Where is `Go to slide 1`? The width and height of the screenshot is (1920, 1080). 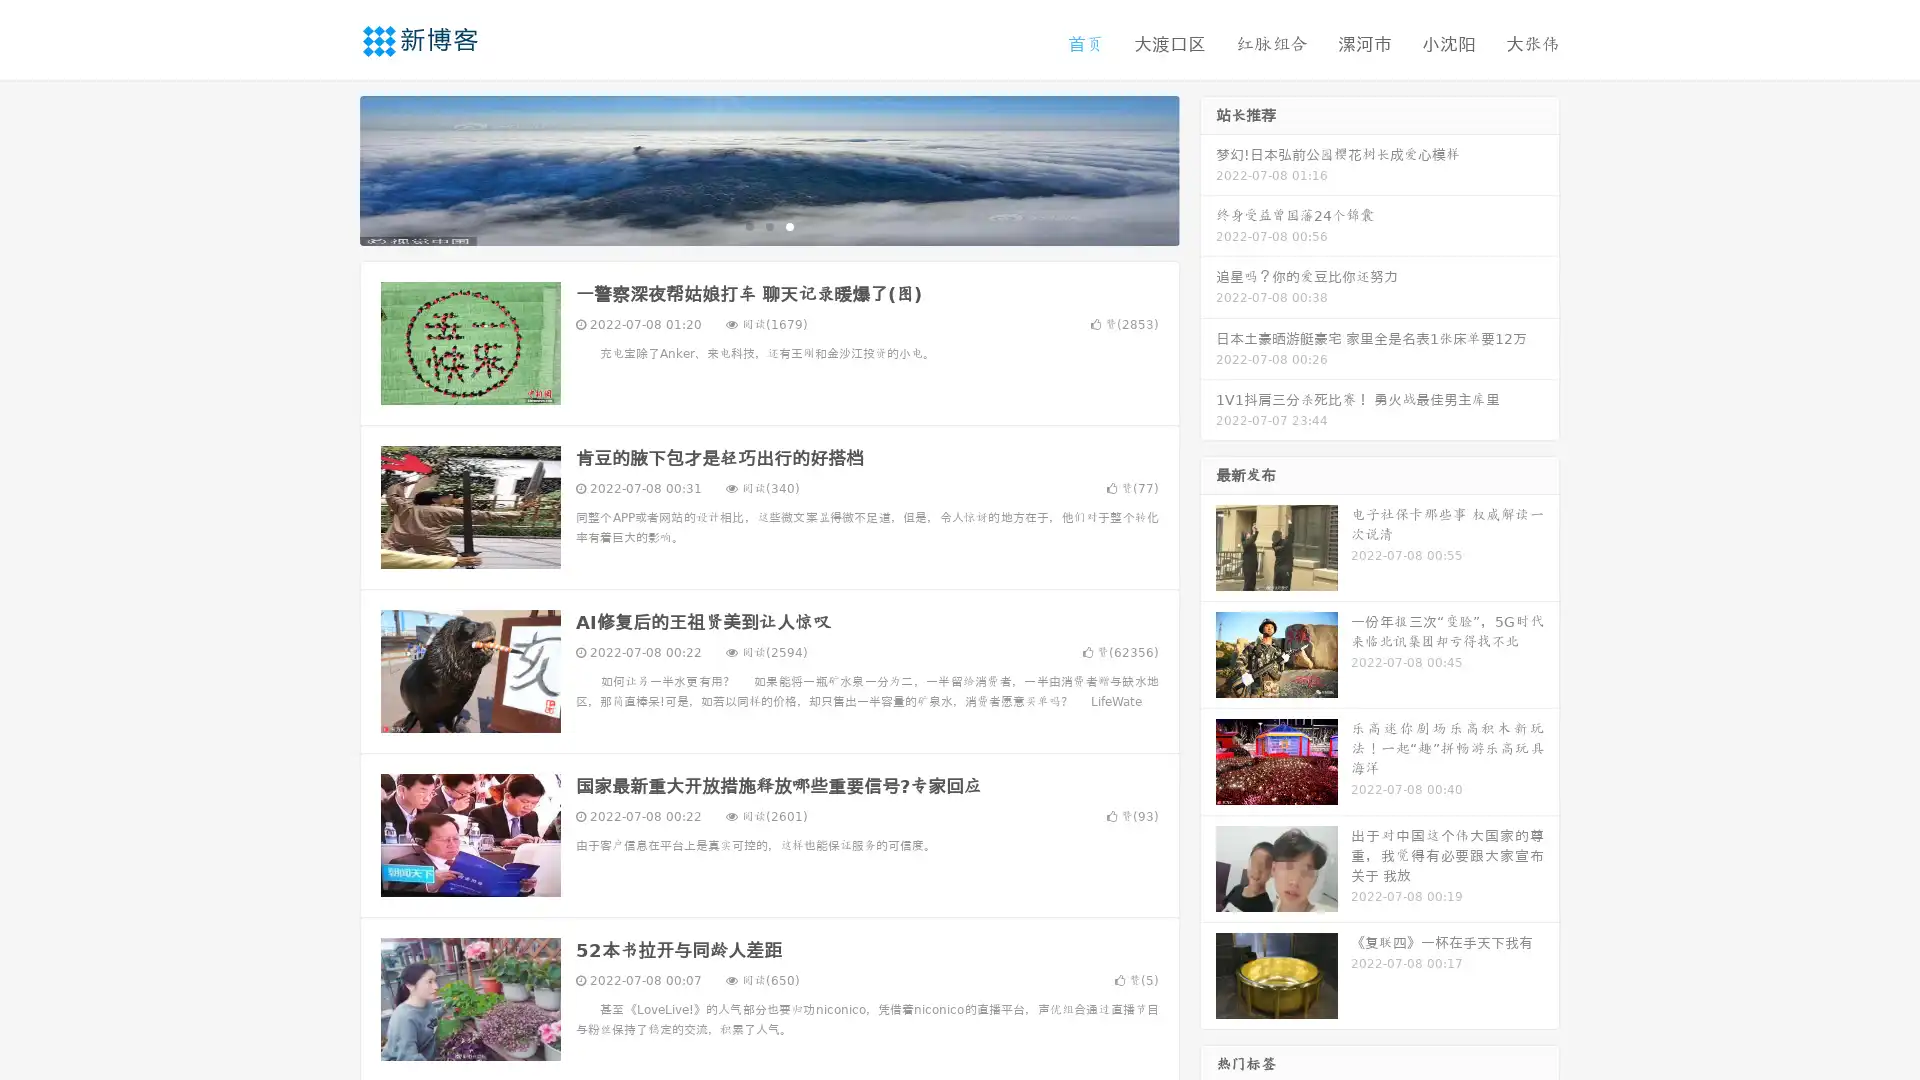 Go to slide 1 is located at coordinates (748, 225).